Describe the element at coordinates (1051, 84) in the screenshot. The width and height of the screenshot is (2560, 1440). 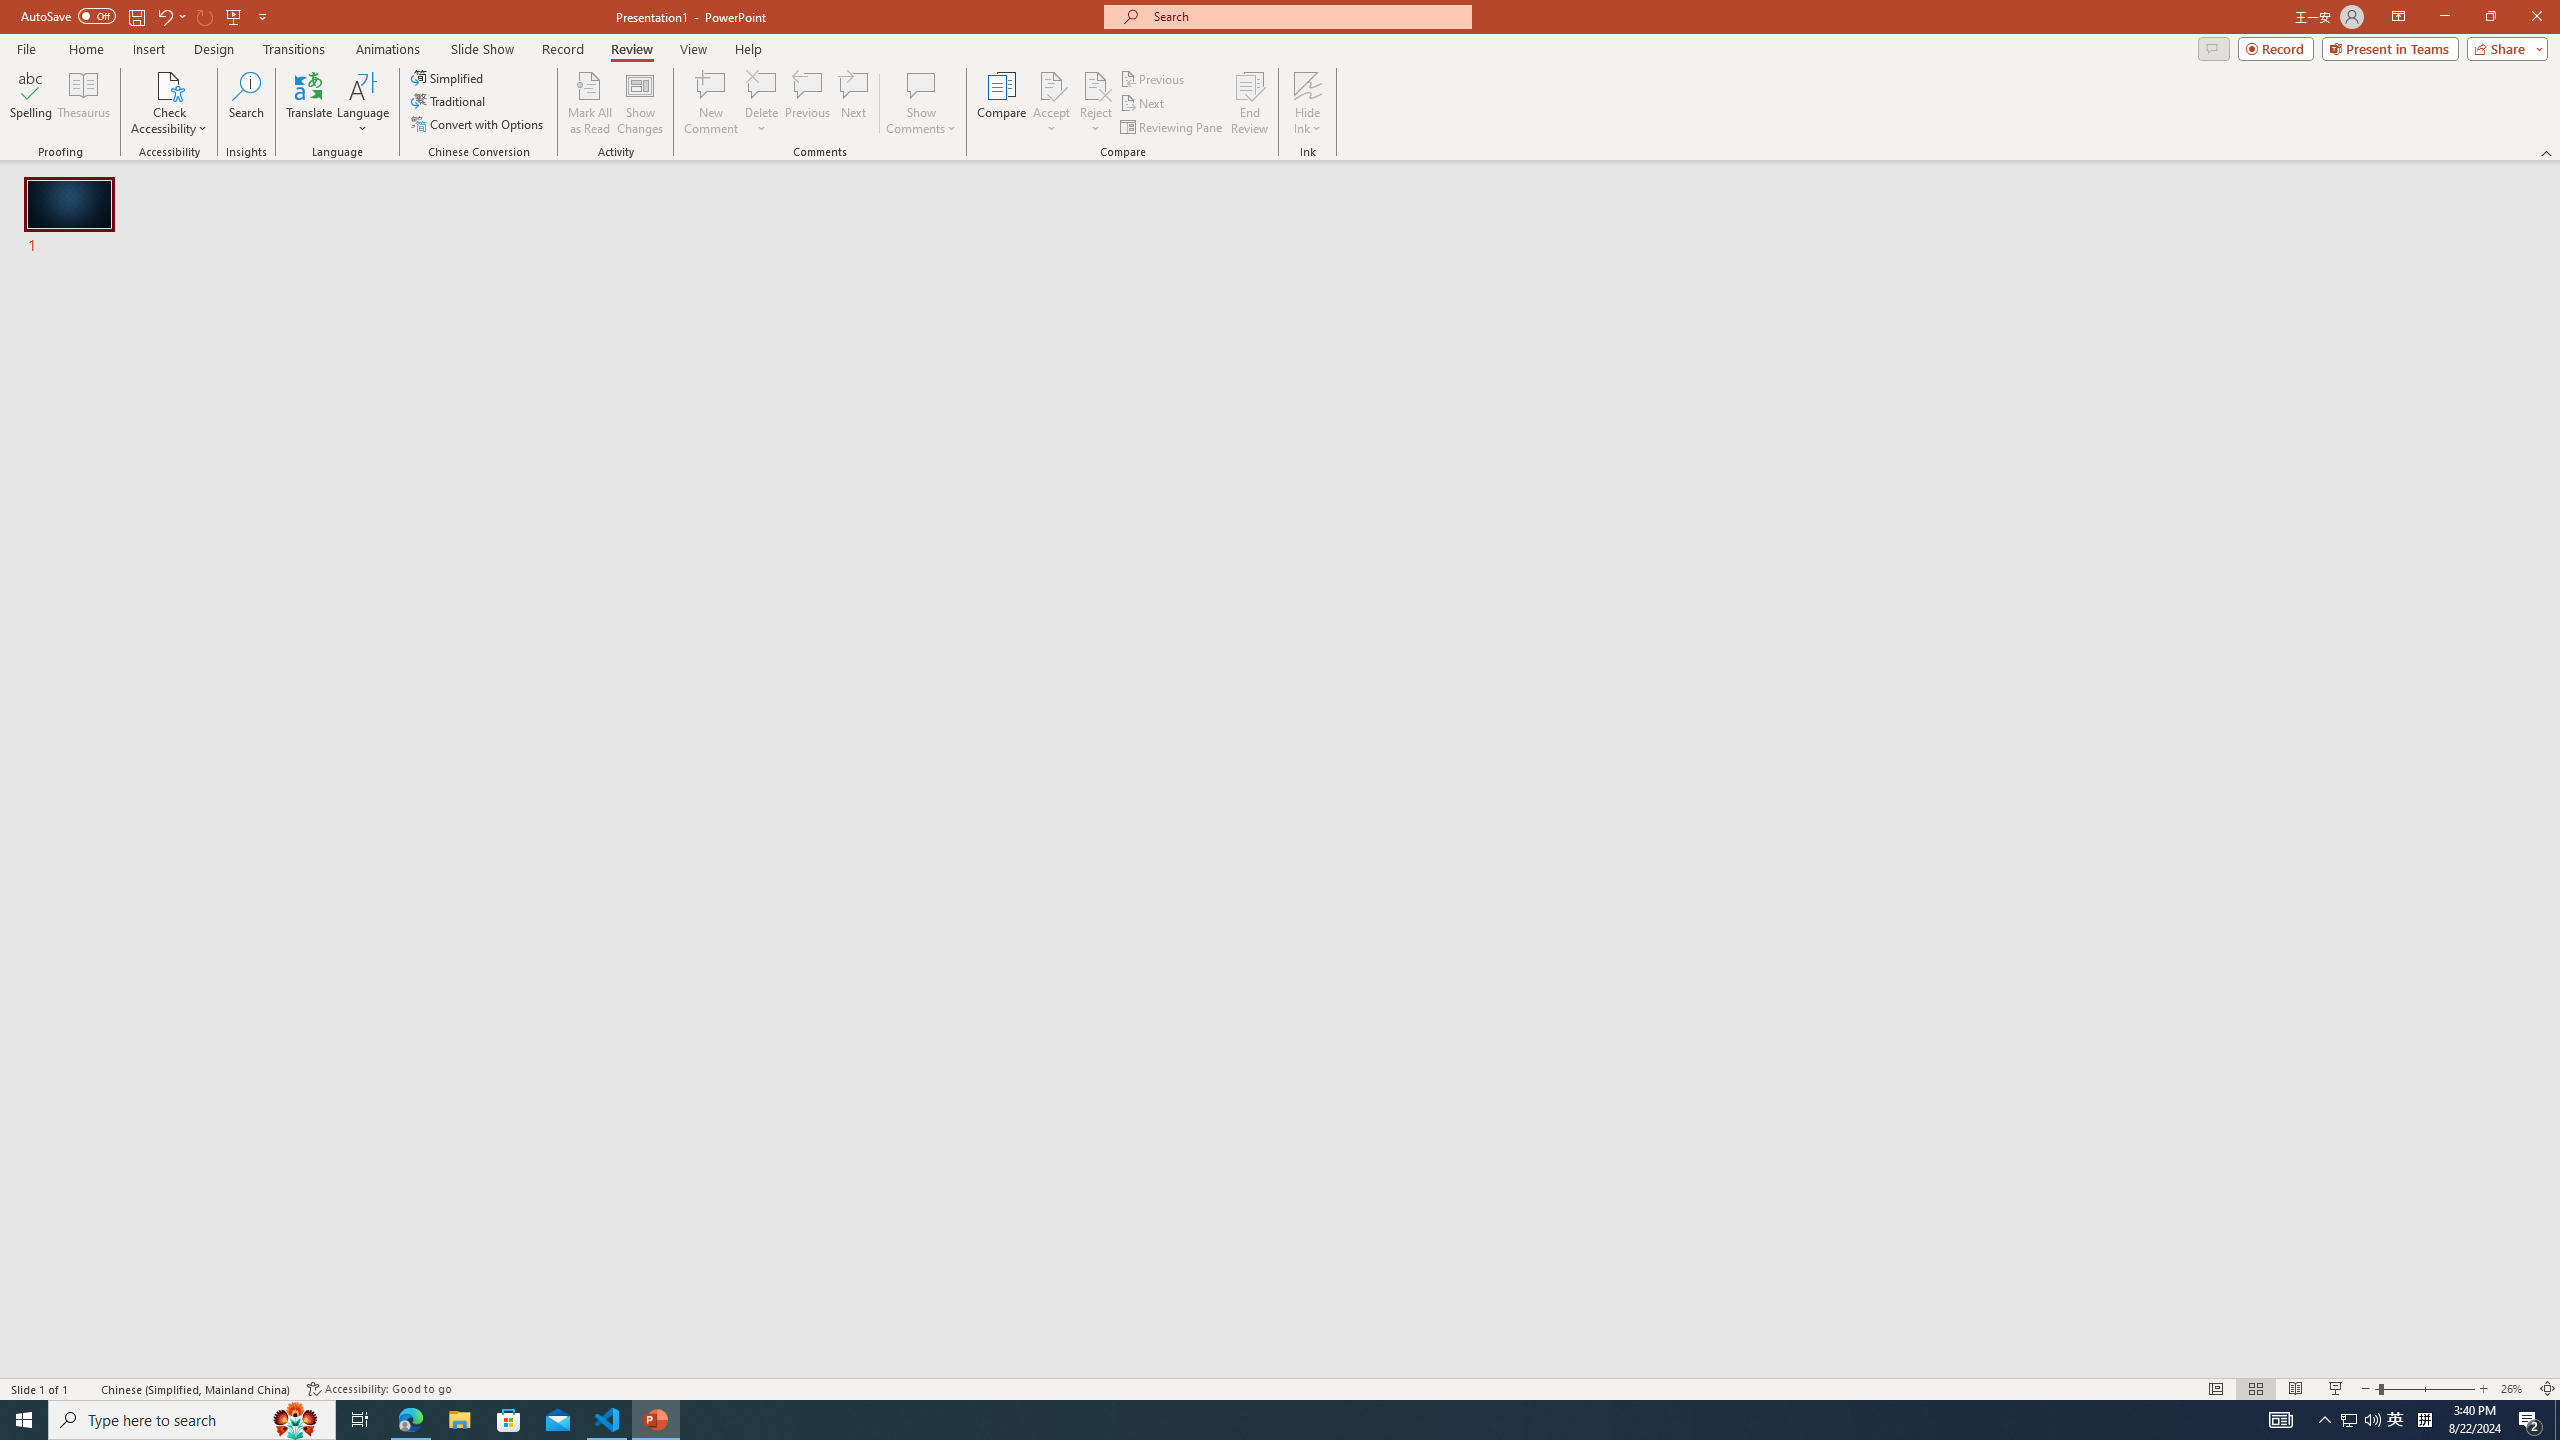
I see `'Accept Change'` at that location.